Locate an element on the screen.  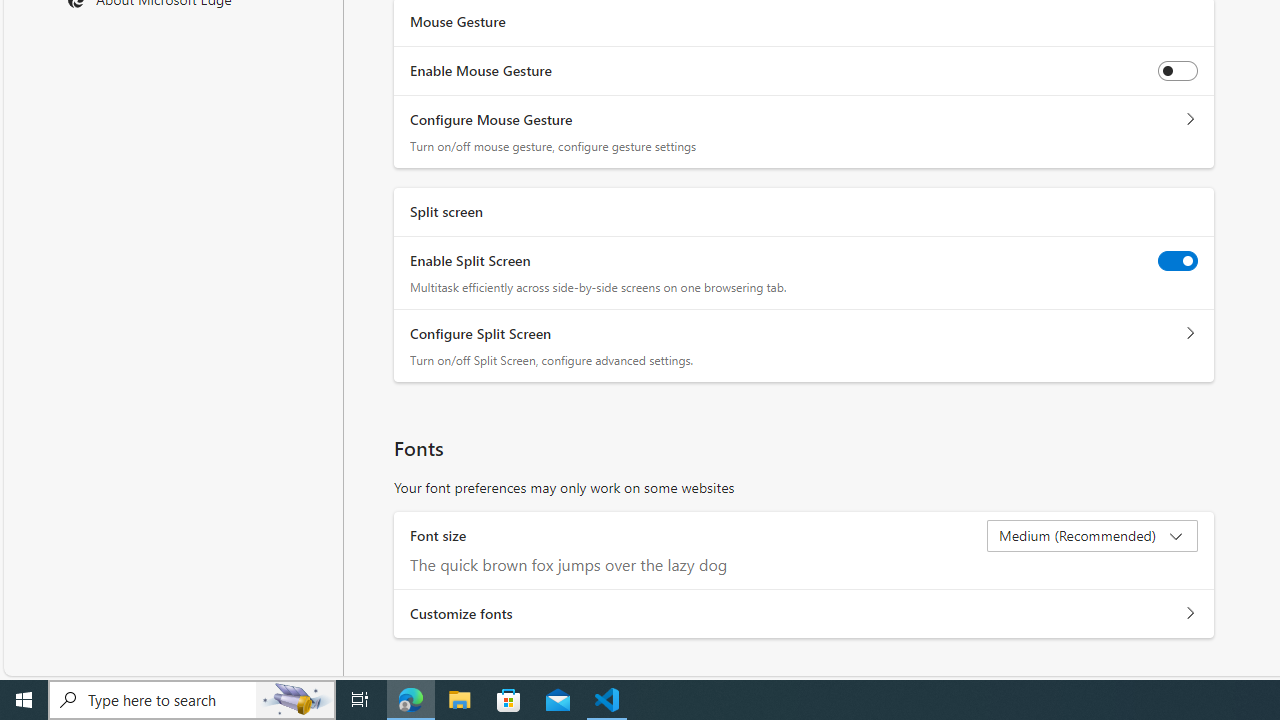
'Font size Medium (Recommended)' is located at coordinates (1091, 535).